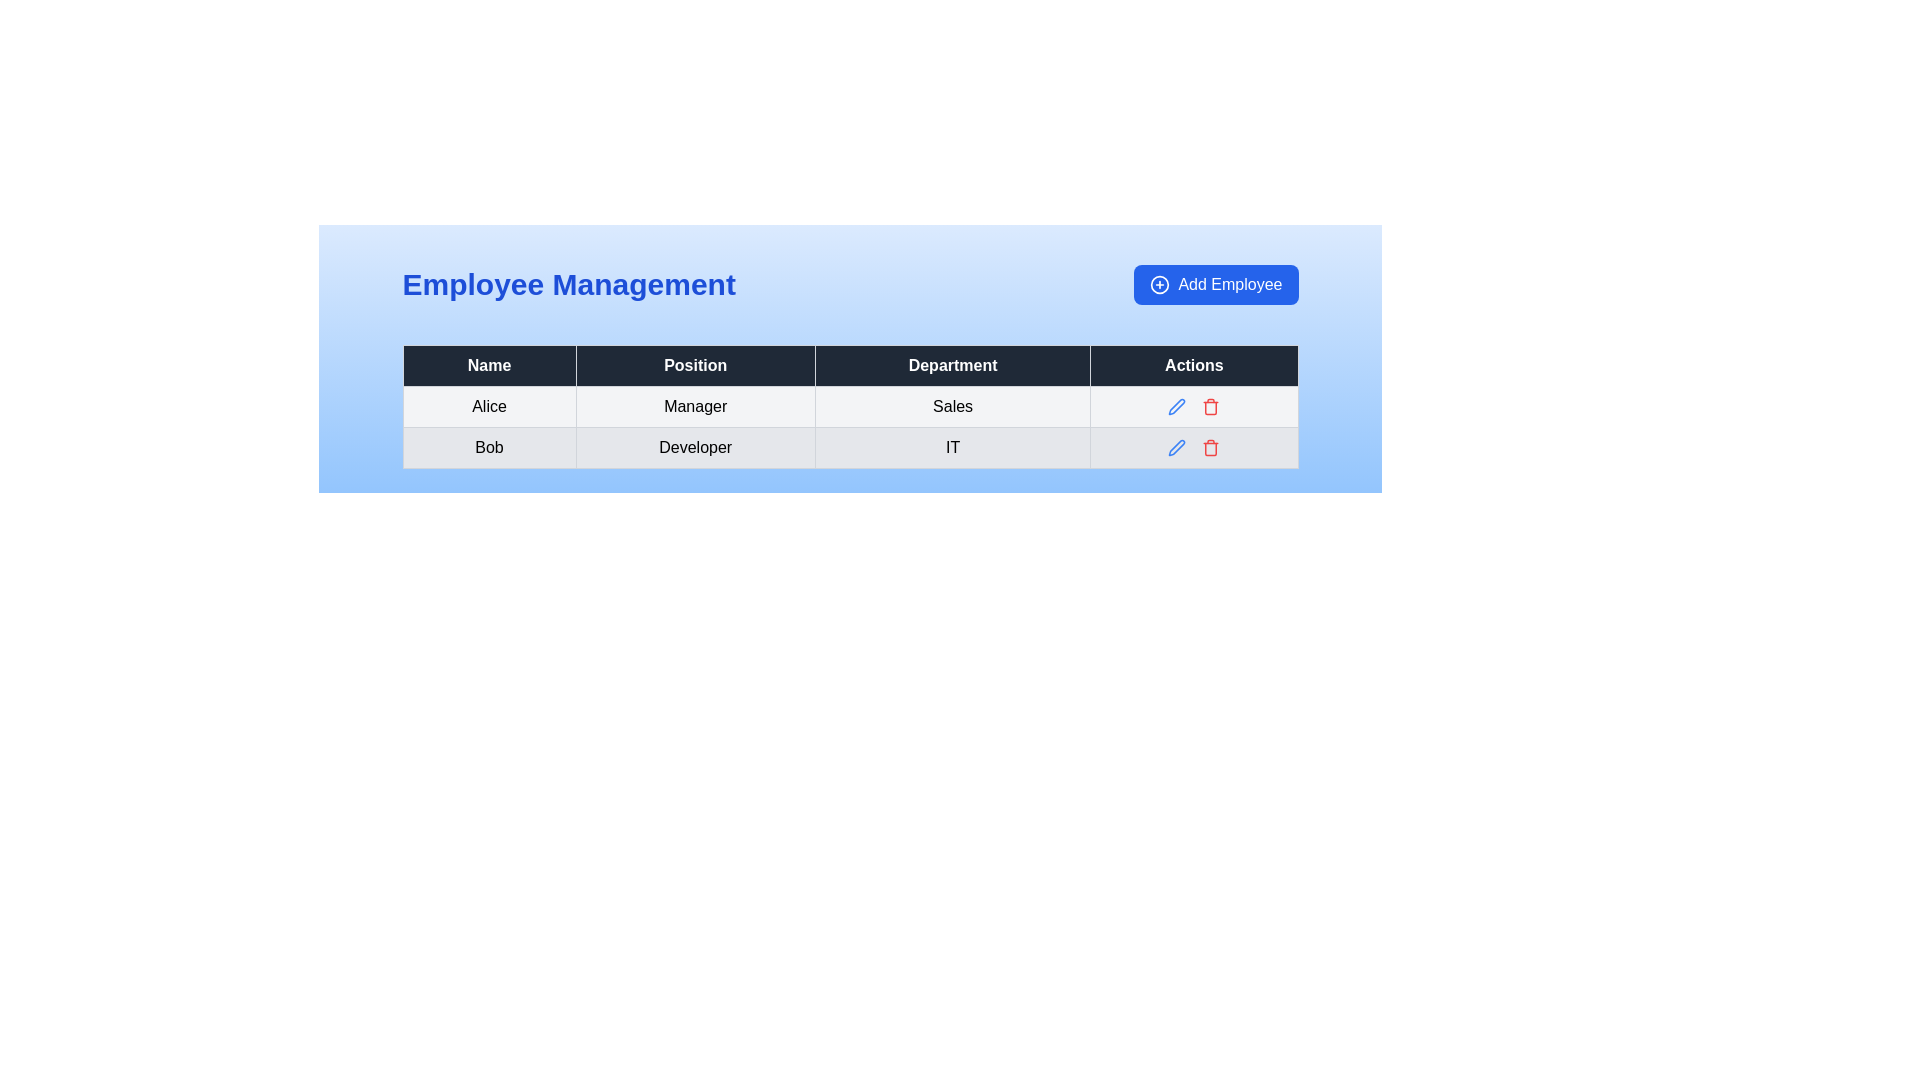 This screenshot has width=1920, height=1080. Describe the element at coordinates (695, 406) in the screenshot. I see `the static text element displaying the job position 'Manager' in the 'Employee Management' table` at that location.